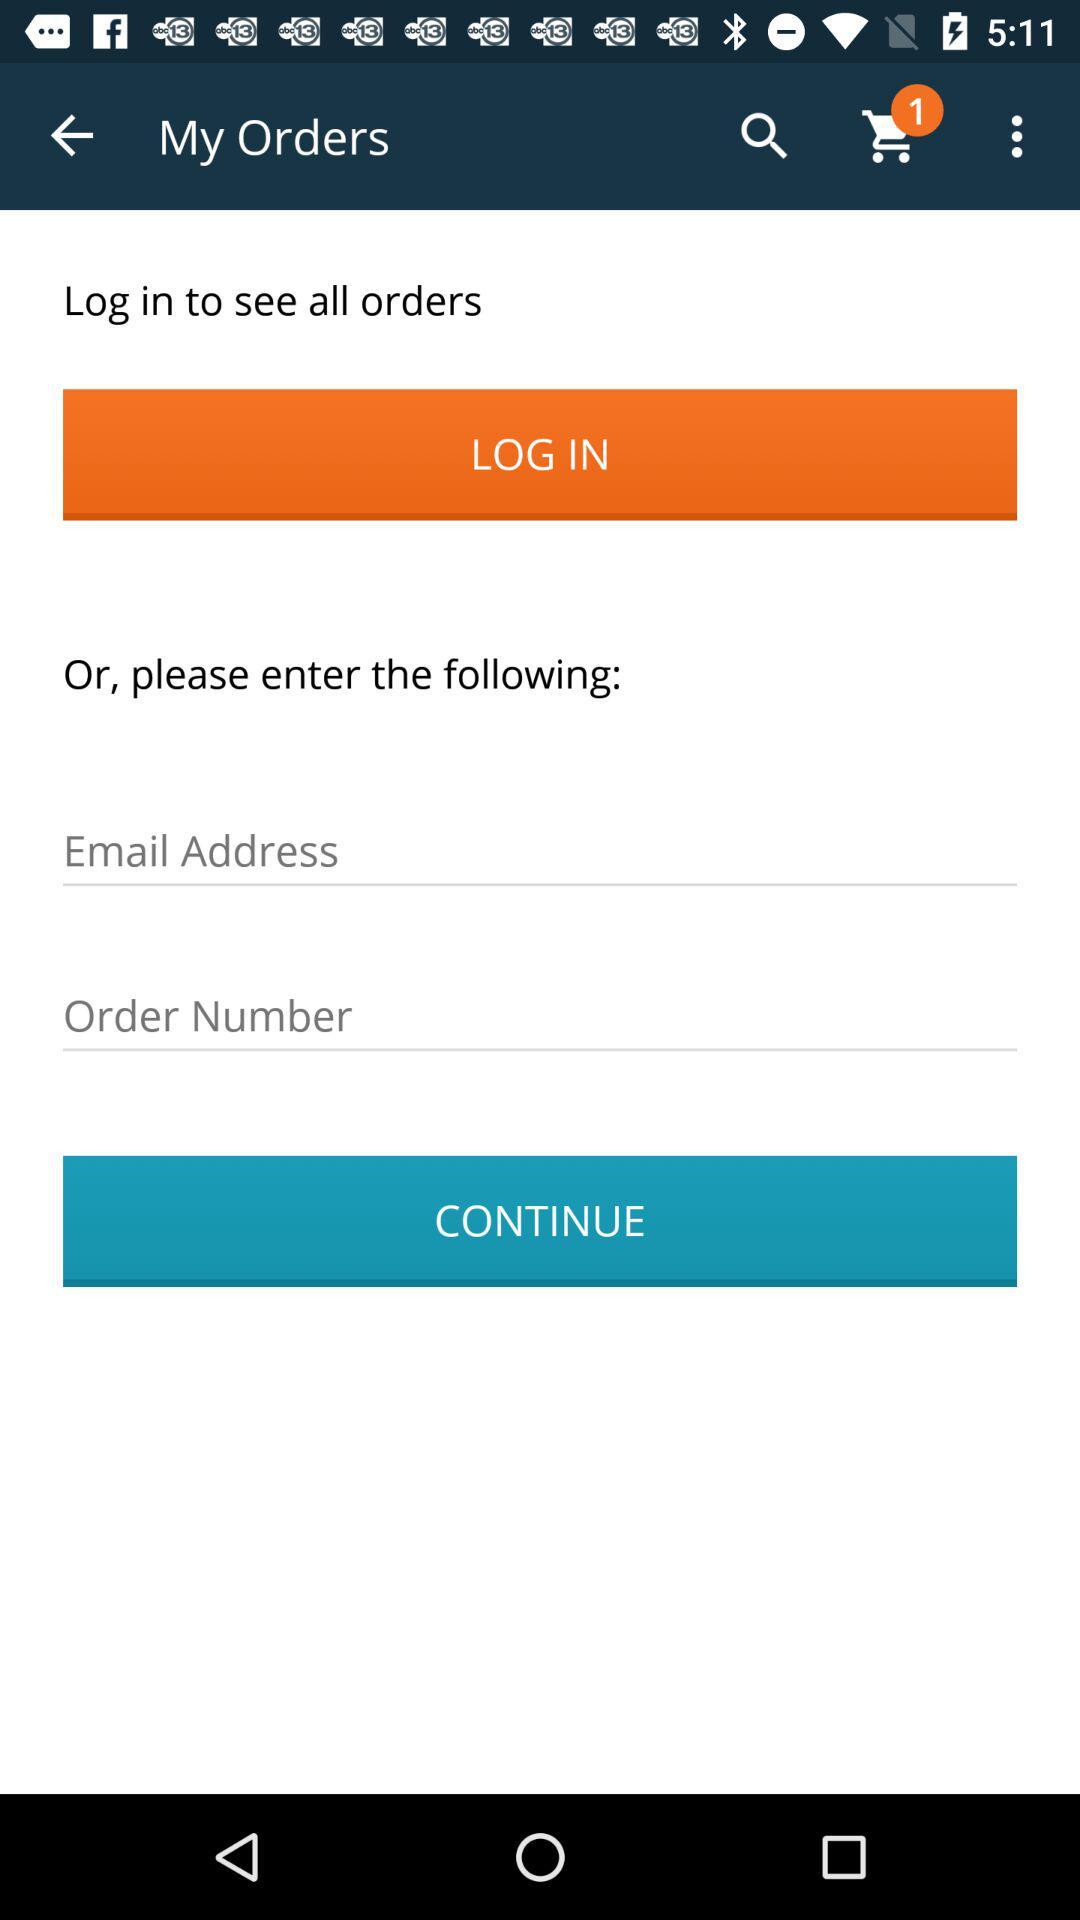 The height and width of the screenshot is (1920, 1080). Describe the element at coordinates (540, 1220) in the screenshot. I see `continue` at that location.